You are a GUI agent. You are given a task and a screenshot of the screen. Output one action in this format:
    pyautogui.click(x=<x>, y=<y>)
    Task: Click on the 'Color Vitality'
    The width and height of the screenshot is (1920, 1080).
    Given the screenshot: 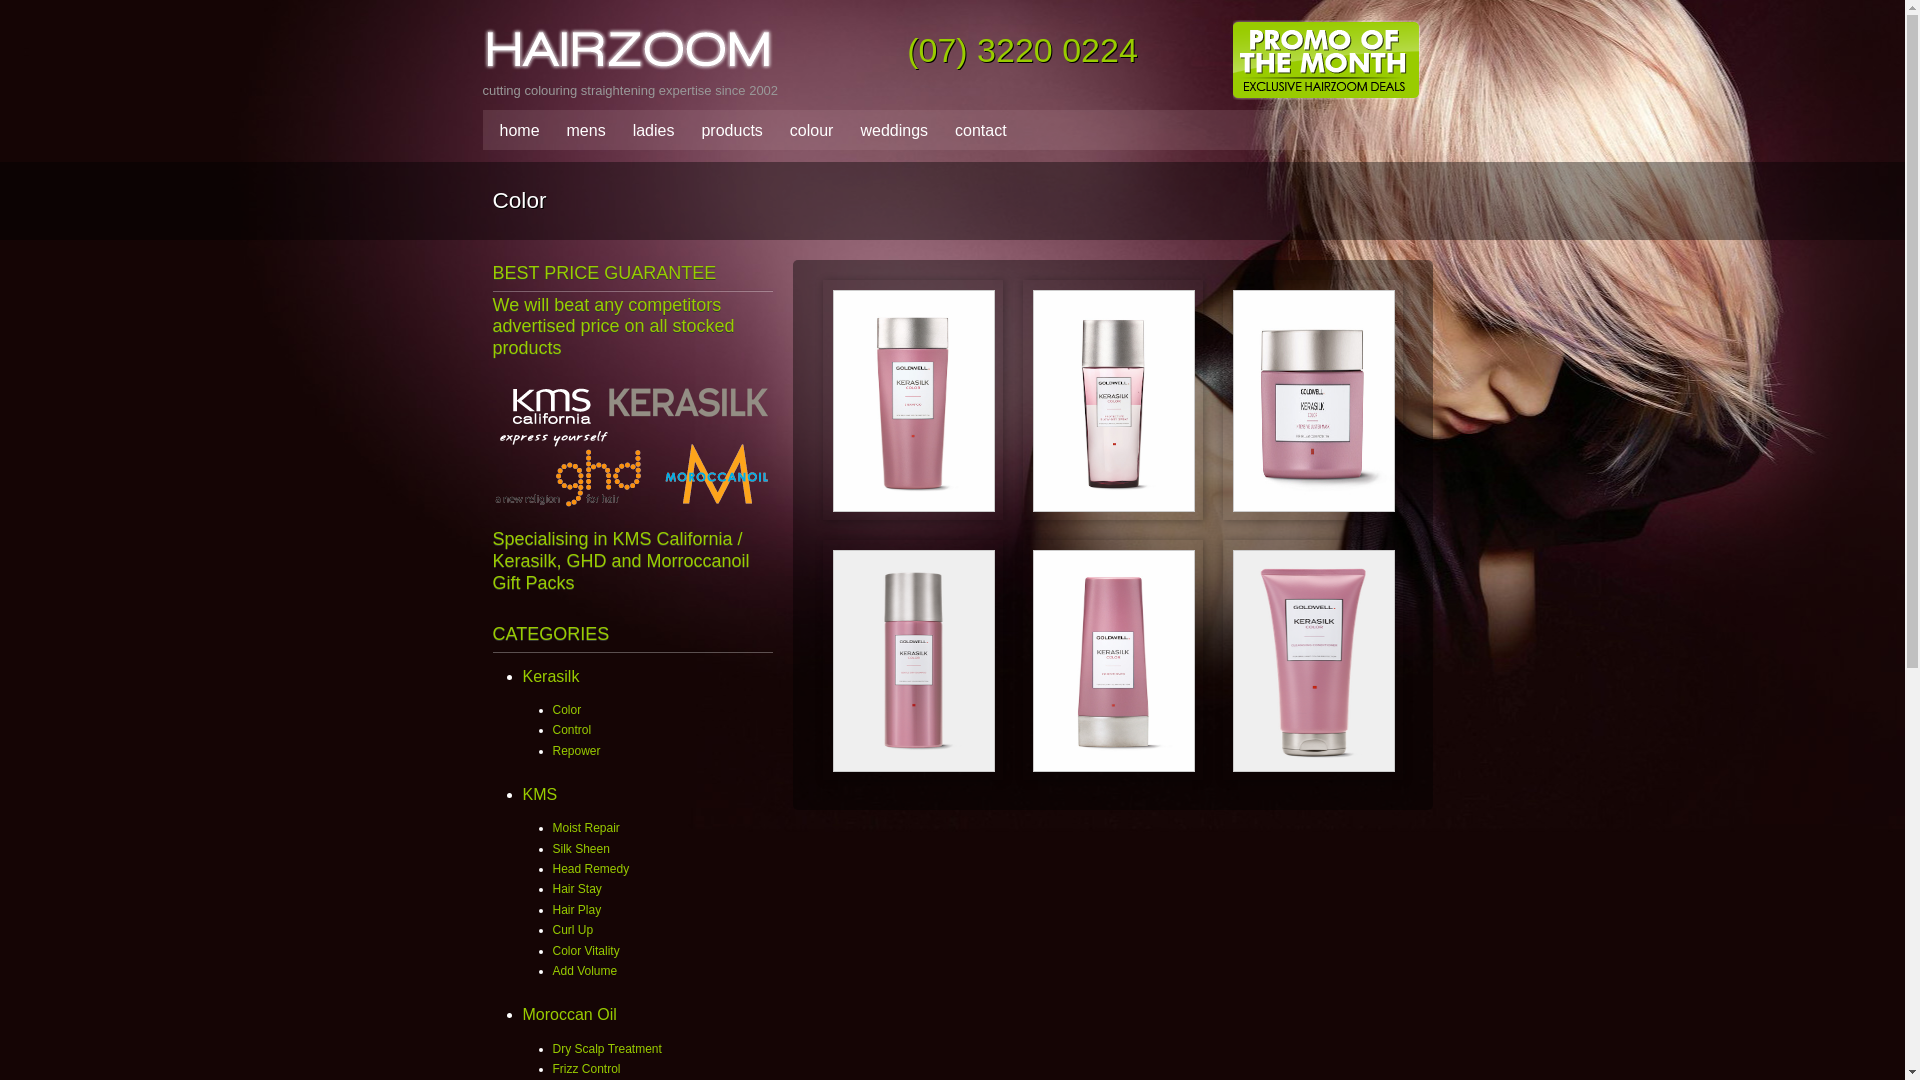 What is the action you would take?
    pyautogui.click(x=552, y=950)
    